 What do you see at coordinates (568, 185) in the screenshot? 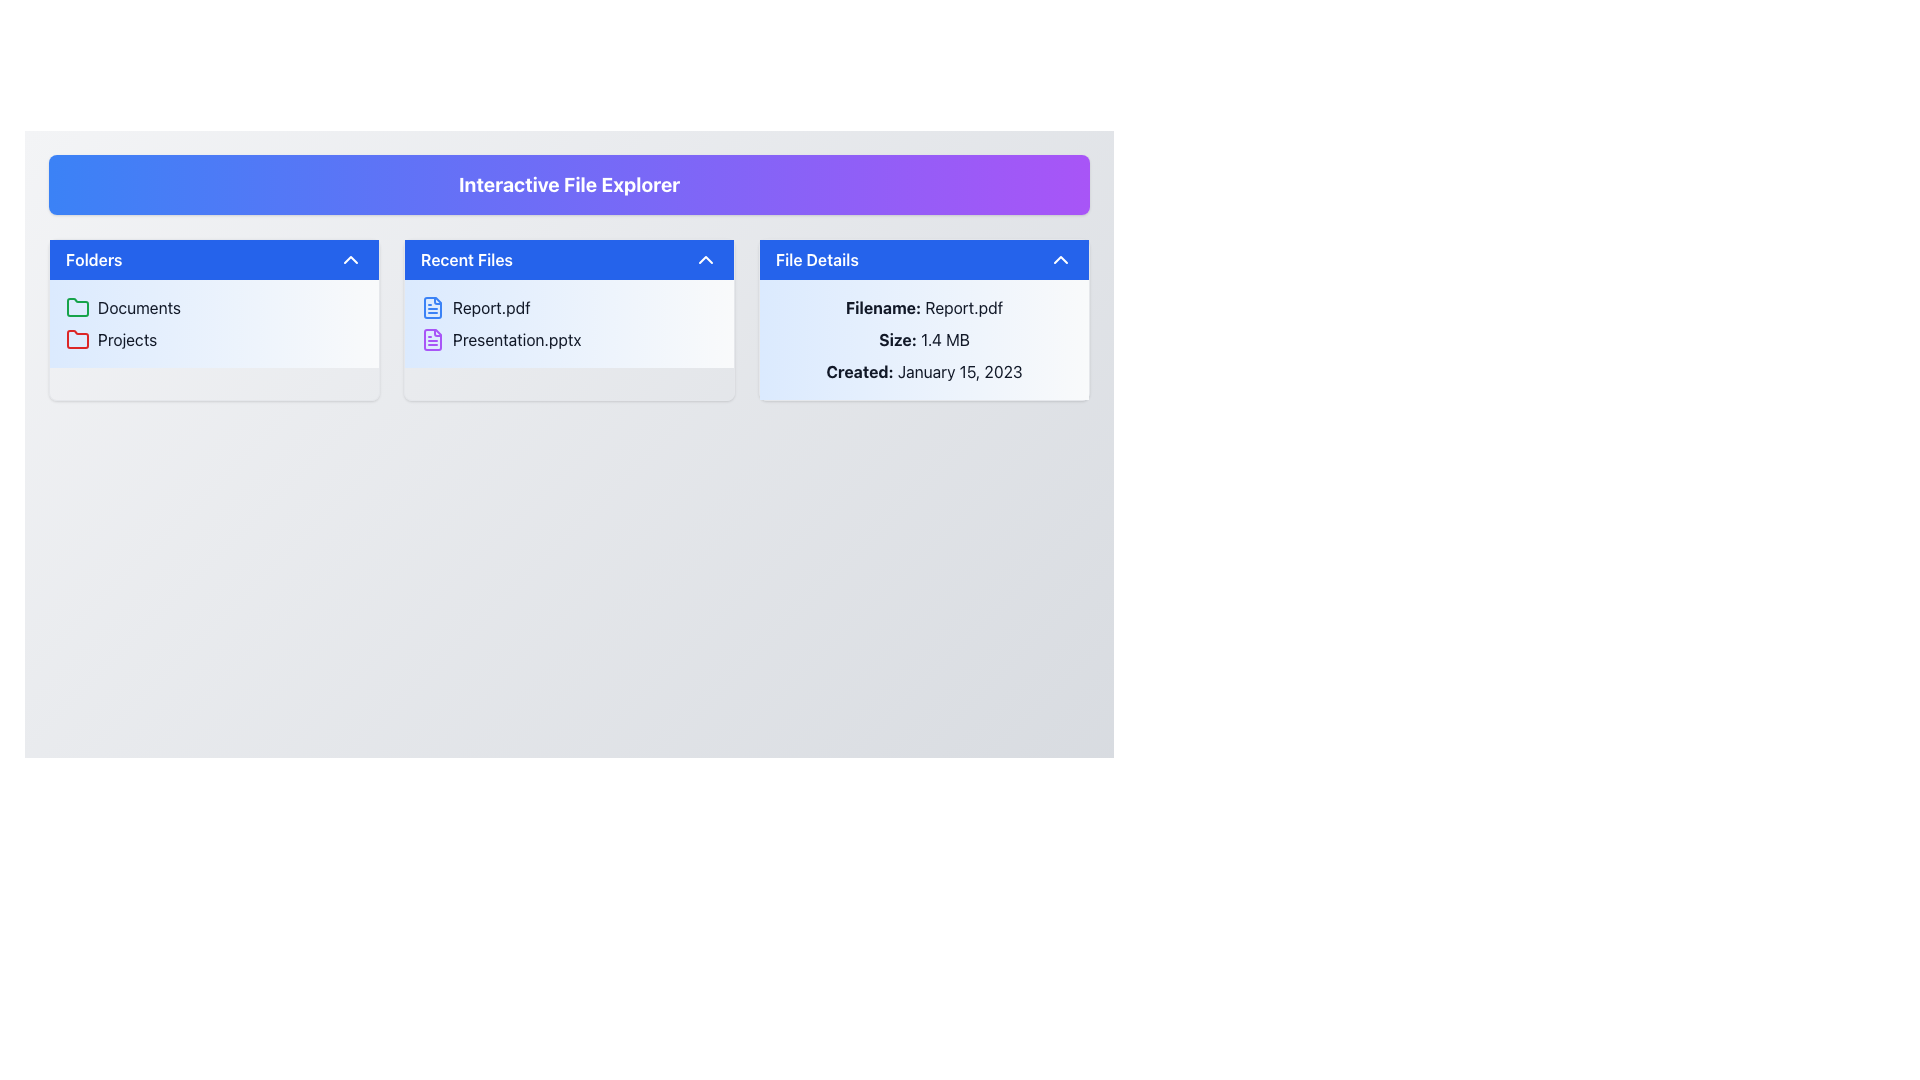
I see `the header or title bar element that serves as the title for the entire interface, located at the top of the layout` at bounding box center [568, 185].